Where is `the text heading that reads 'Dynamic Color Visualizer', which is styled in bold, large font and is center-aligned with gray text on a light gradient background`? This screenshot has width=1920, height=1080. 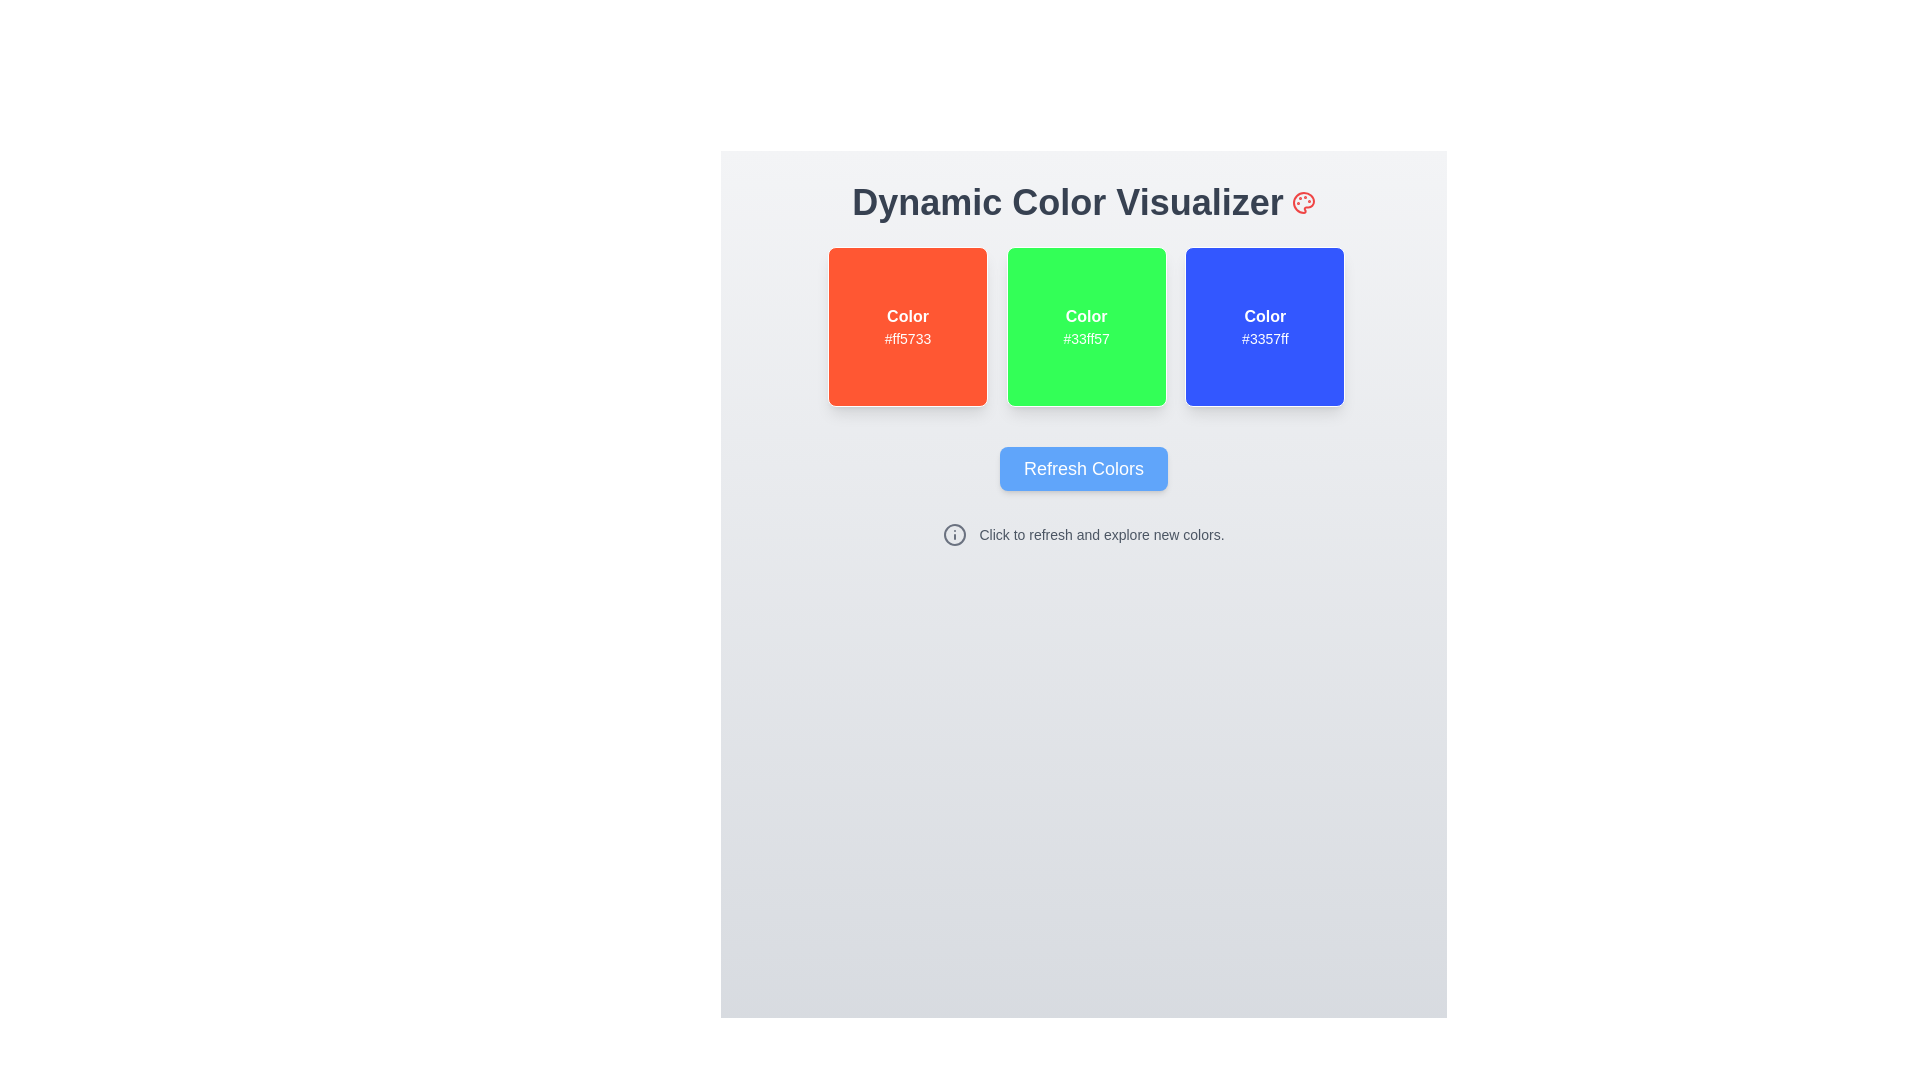
the text heading that reads 'Dynamic Color Visualizer', which is styled in bold, large font and is center-aligned with gray text on a light gradient background is located at coordinates (1083, 203).